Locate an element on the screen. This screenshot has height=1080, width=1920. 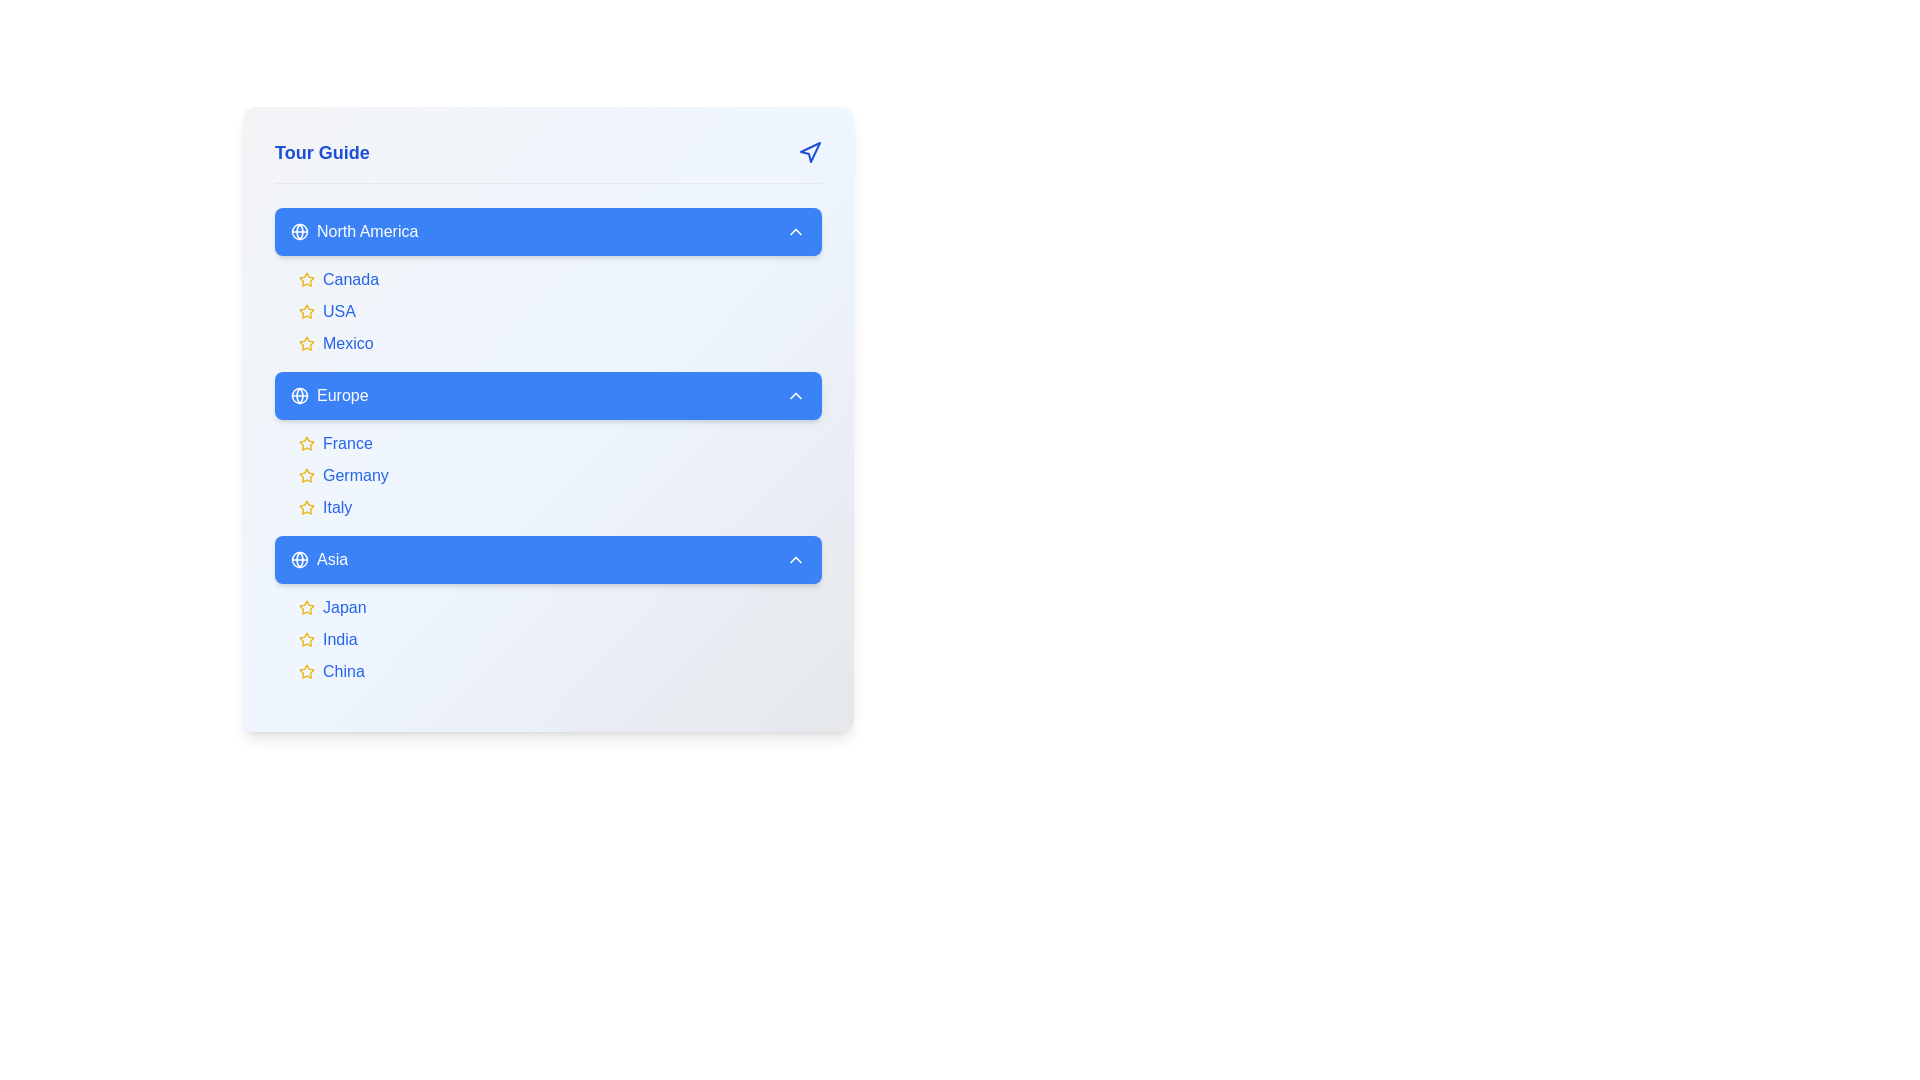
the blue rectangular button labeled 'Europe' with a globe icon is located at coordinates (548, 396).